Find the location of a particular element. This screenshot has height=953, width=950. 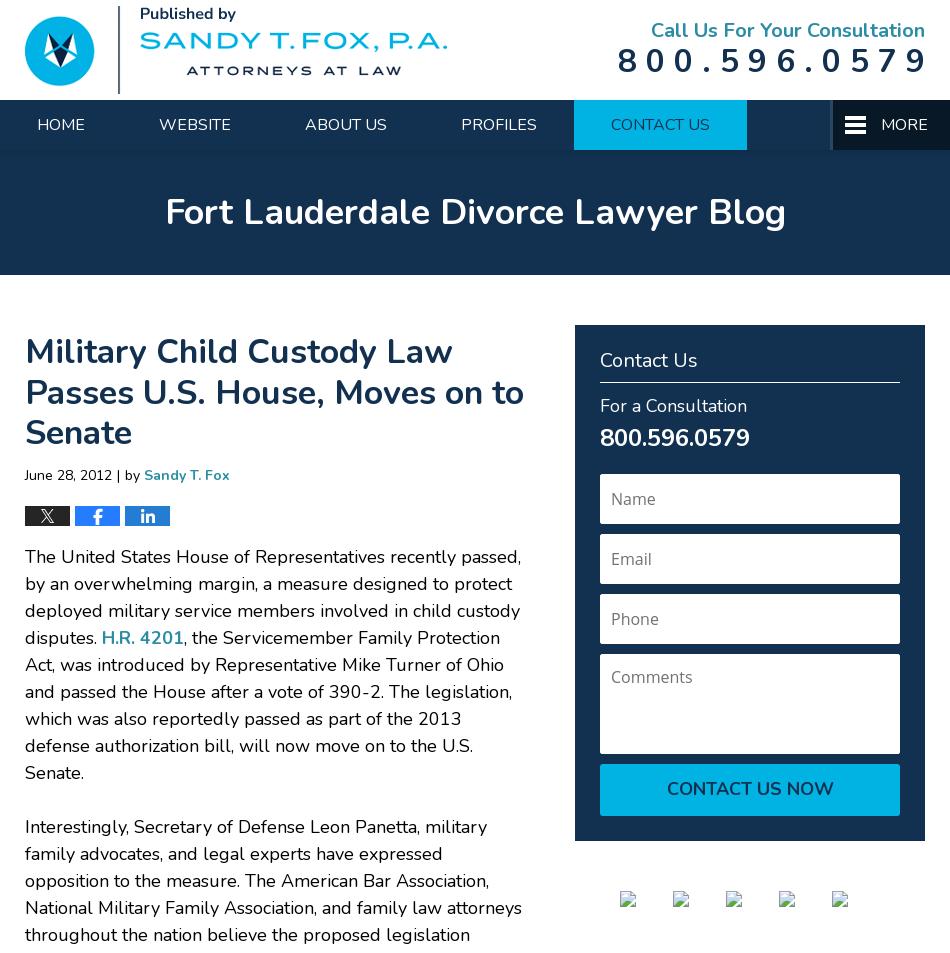

'Home' is located at coordinates (60, 124).